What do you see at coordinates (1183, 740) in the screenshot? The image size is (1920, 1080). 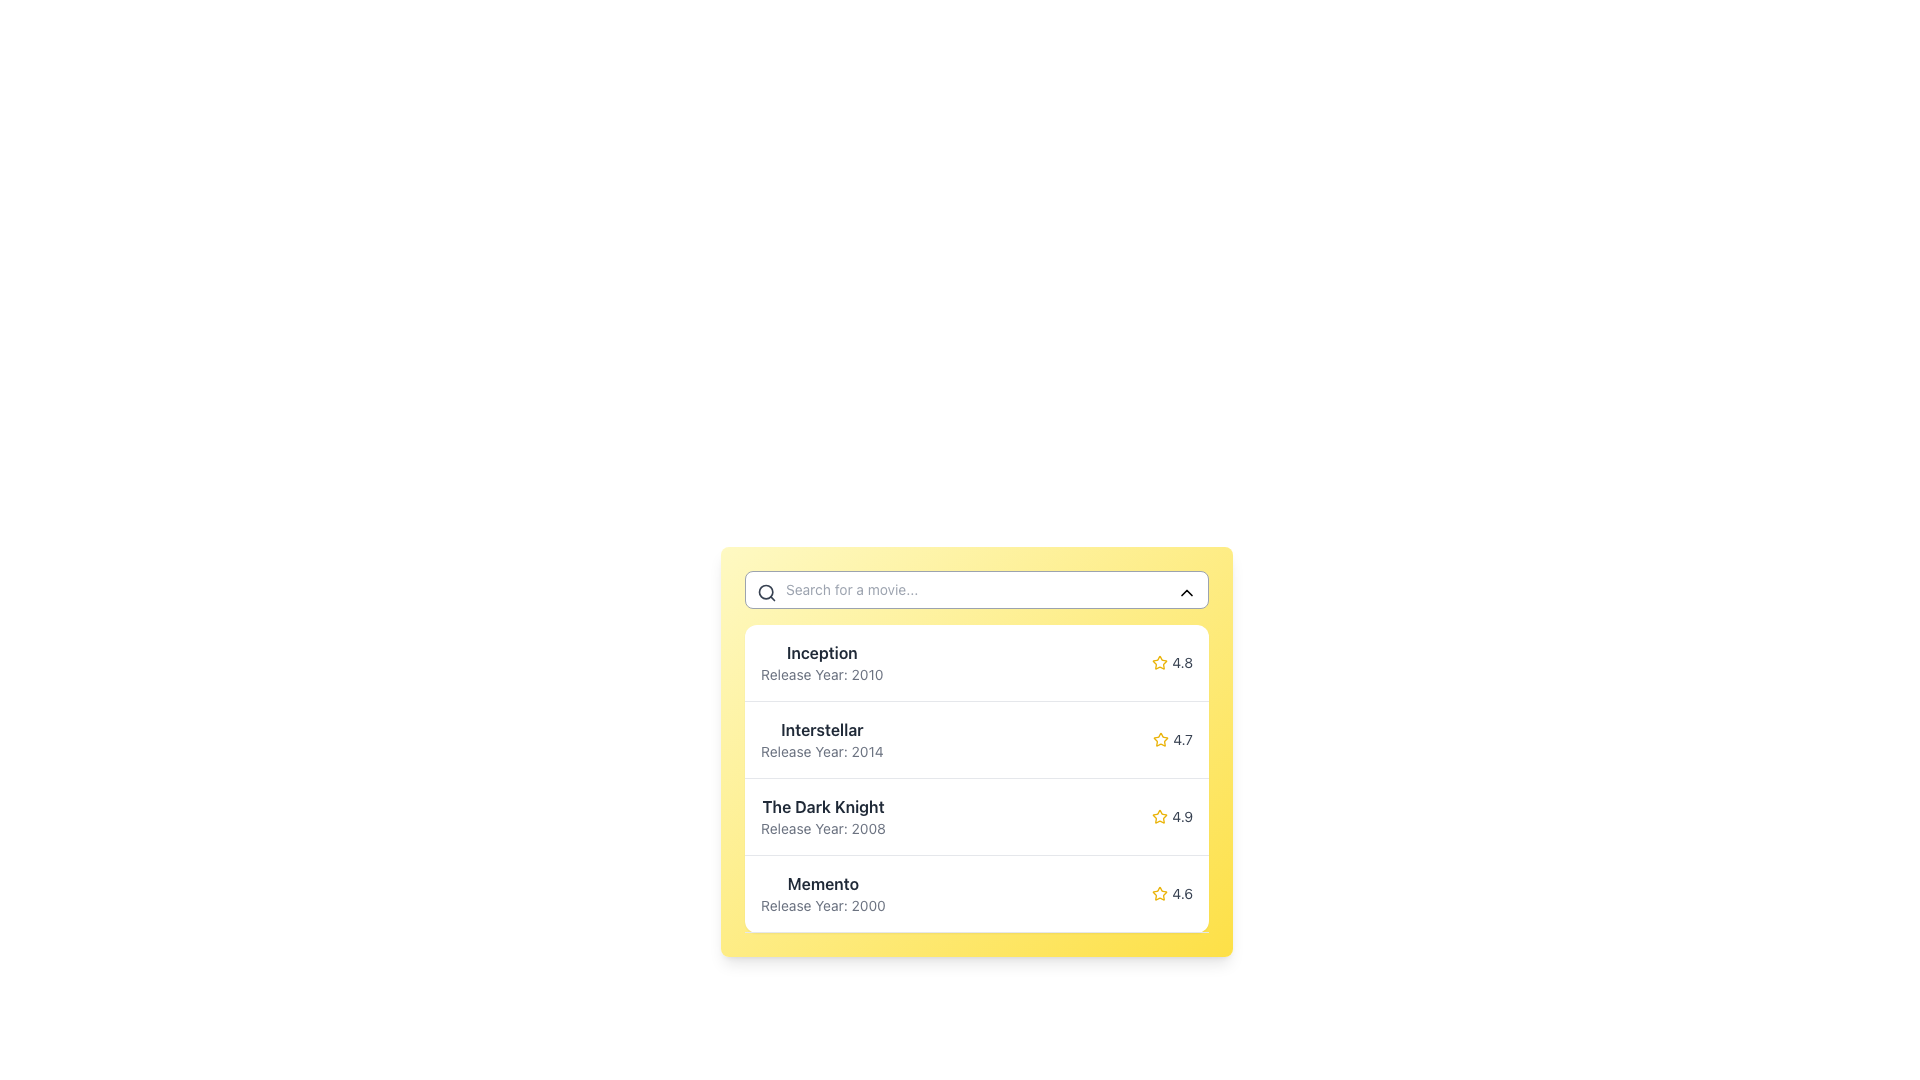 I see `the text label displaying '4.7' that is positioned next to the yellow star icon, representing the rating for the movie 'Interstellar'` at bounding box center [1183, 740].